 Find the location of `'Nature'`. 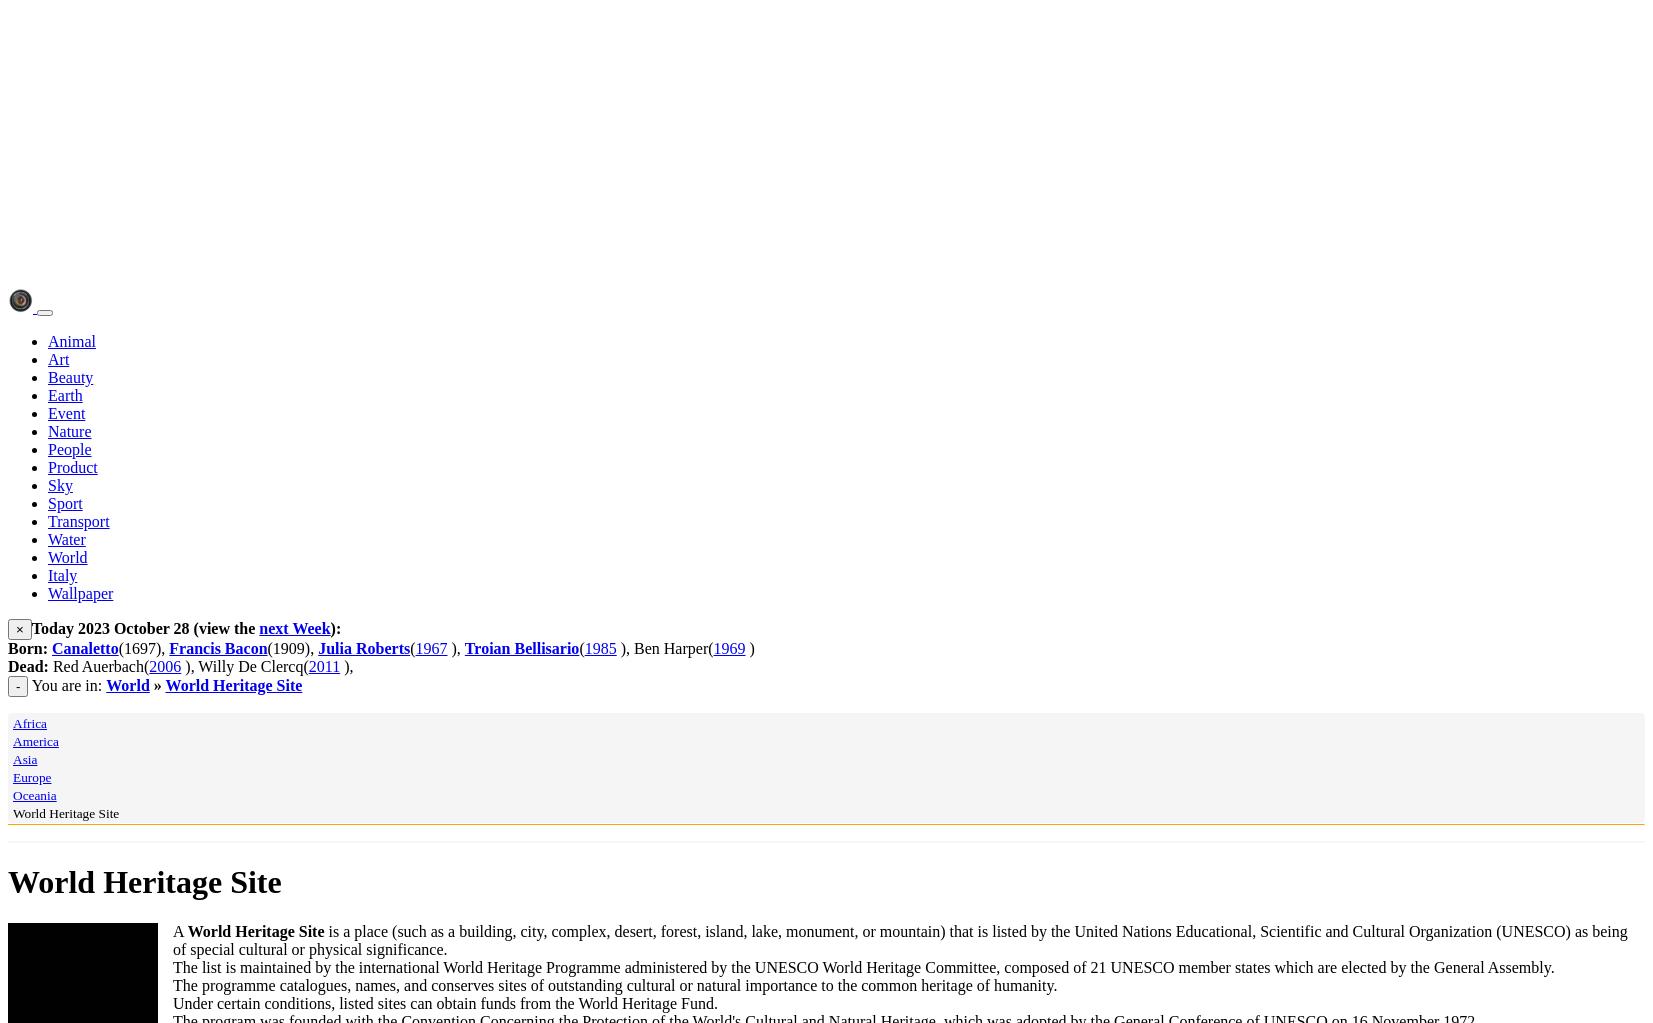

'Nature' is located at coordinates (68, 431).